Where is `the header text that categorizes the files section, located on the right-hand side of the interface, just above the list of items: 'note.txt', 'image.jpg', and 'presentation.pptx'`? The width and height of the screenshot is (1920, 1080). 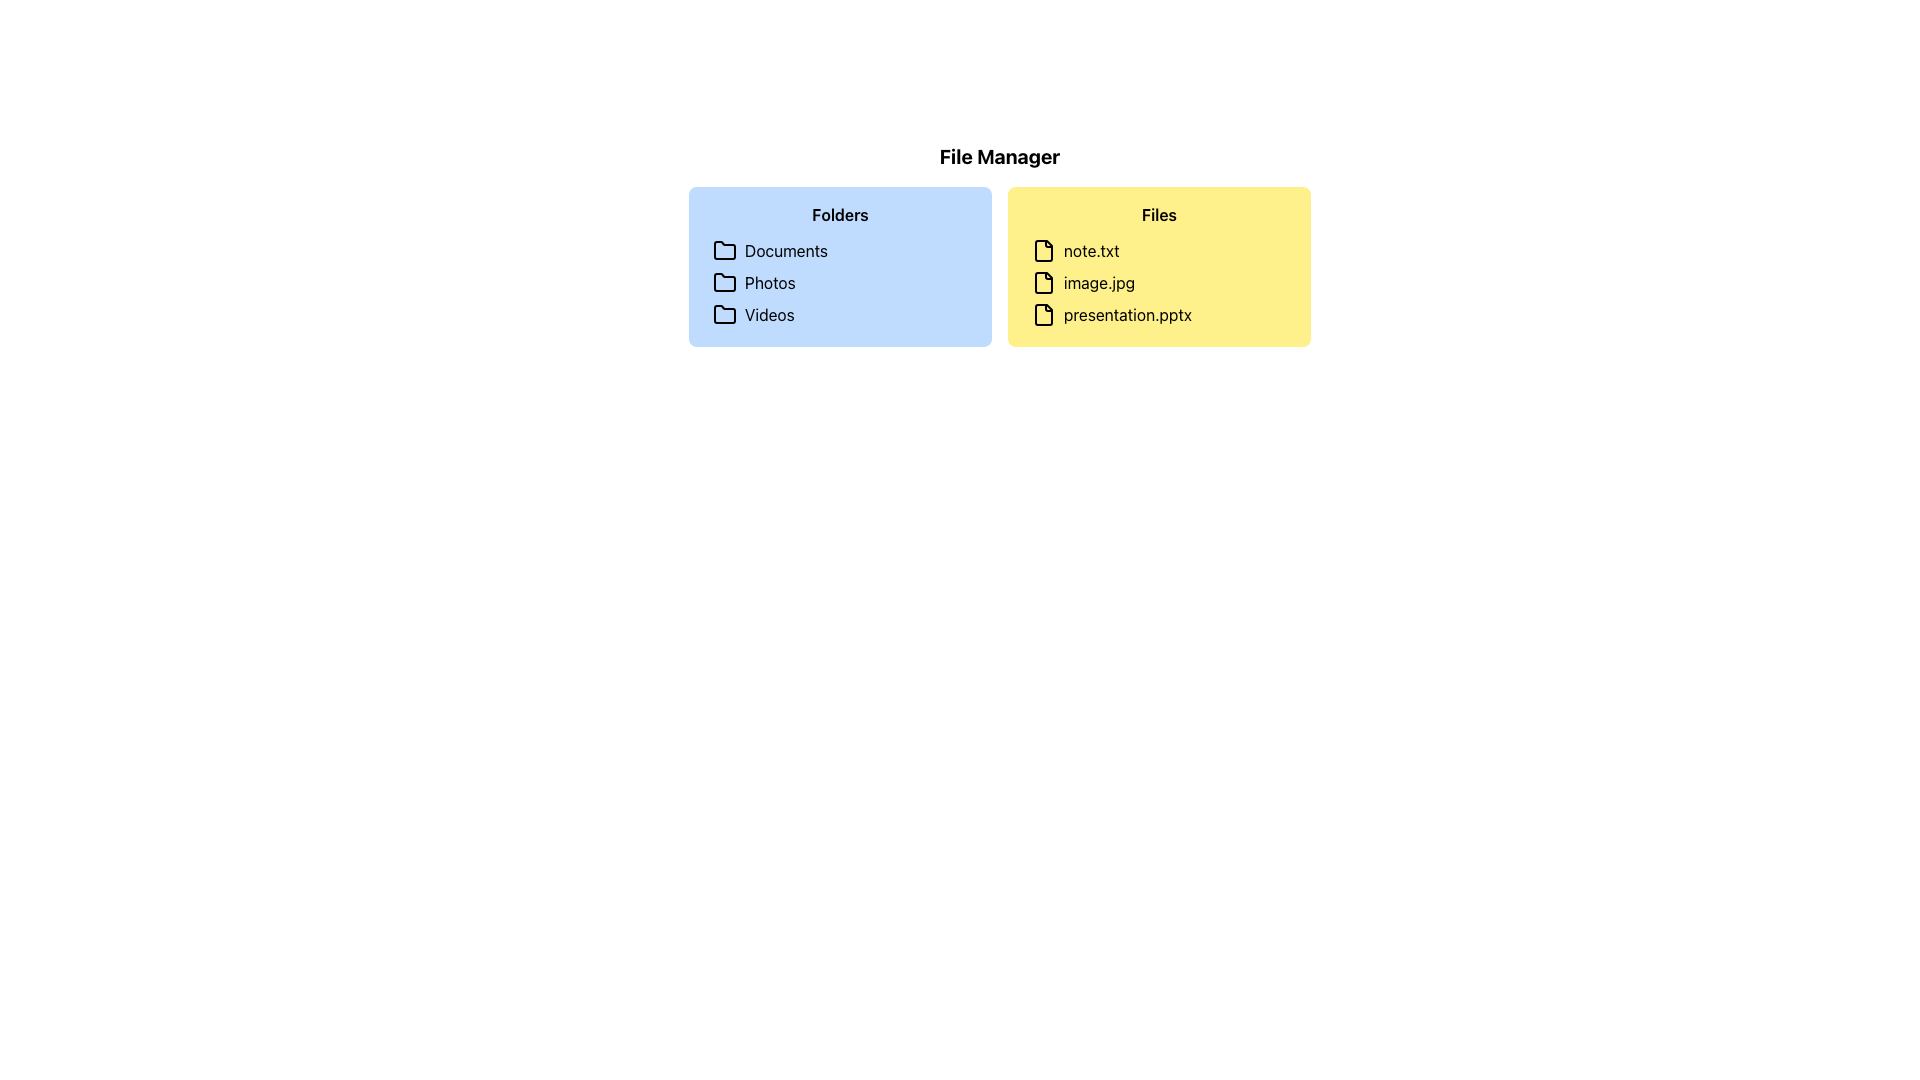 the header text that categorizes the files section, located on the right-hand side of the interface, just above the list of items: 'note.txt', 'image.jpg', and 'presentation.pptx' is located at coordinates (1159, 215).